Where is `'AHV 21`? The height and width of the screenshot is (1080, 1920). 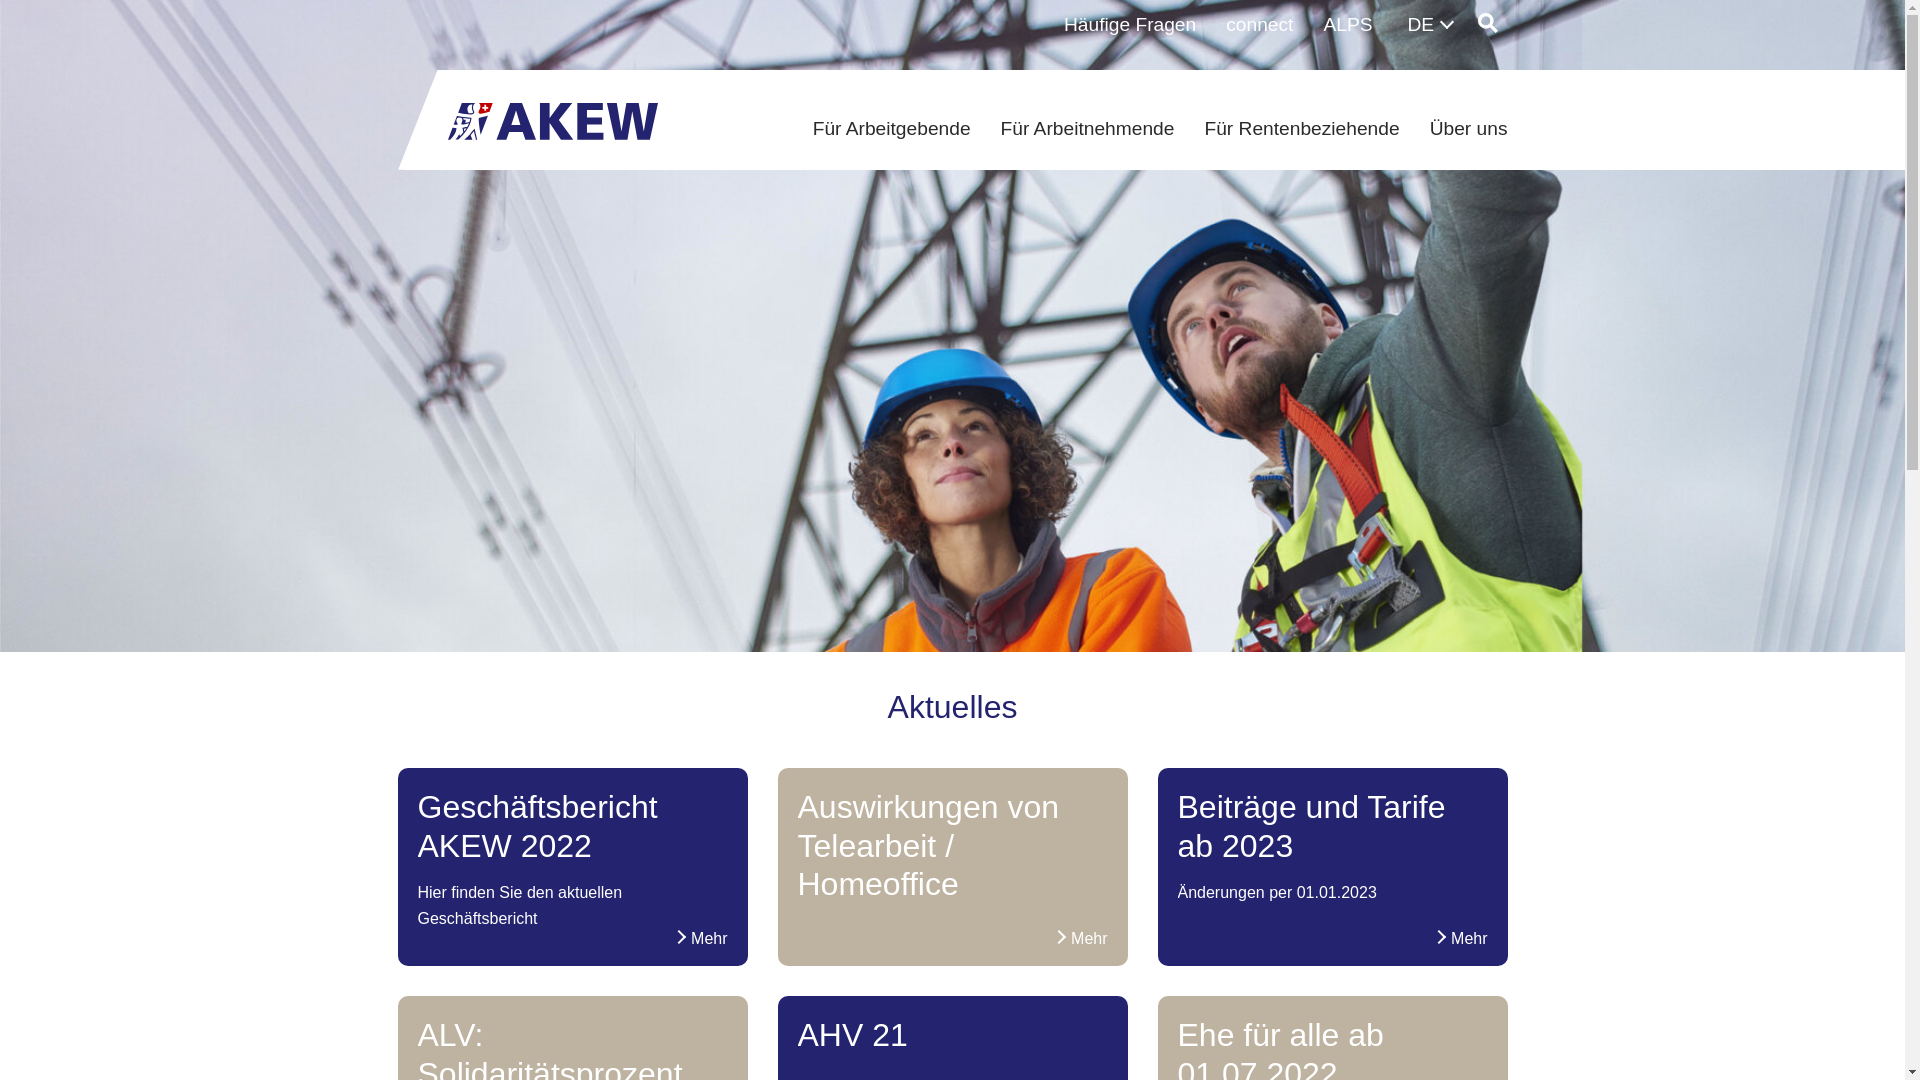
'AHV 21 is located at coordinates (952, 1041).